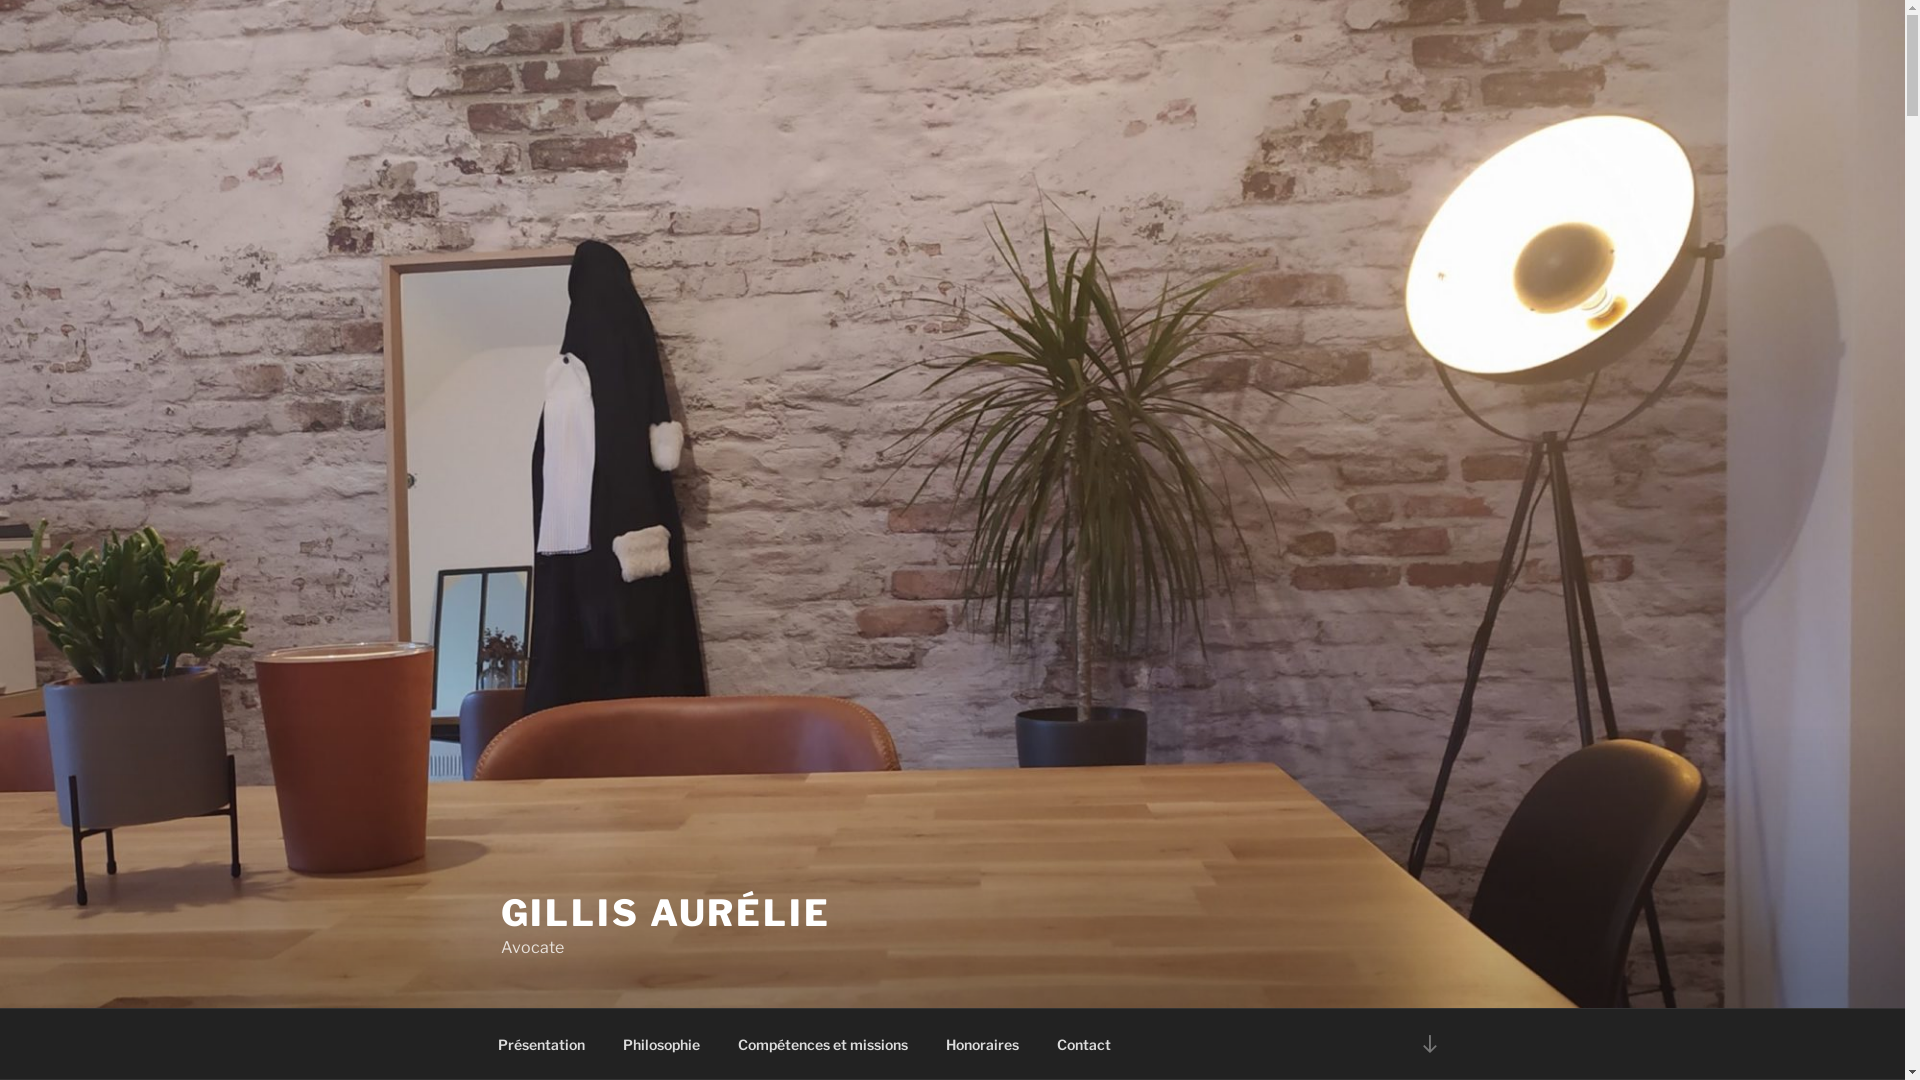 This screenshot has height=1080, width=1920. I want to click on 'Descendre au contenu', so click(1405, 1042).